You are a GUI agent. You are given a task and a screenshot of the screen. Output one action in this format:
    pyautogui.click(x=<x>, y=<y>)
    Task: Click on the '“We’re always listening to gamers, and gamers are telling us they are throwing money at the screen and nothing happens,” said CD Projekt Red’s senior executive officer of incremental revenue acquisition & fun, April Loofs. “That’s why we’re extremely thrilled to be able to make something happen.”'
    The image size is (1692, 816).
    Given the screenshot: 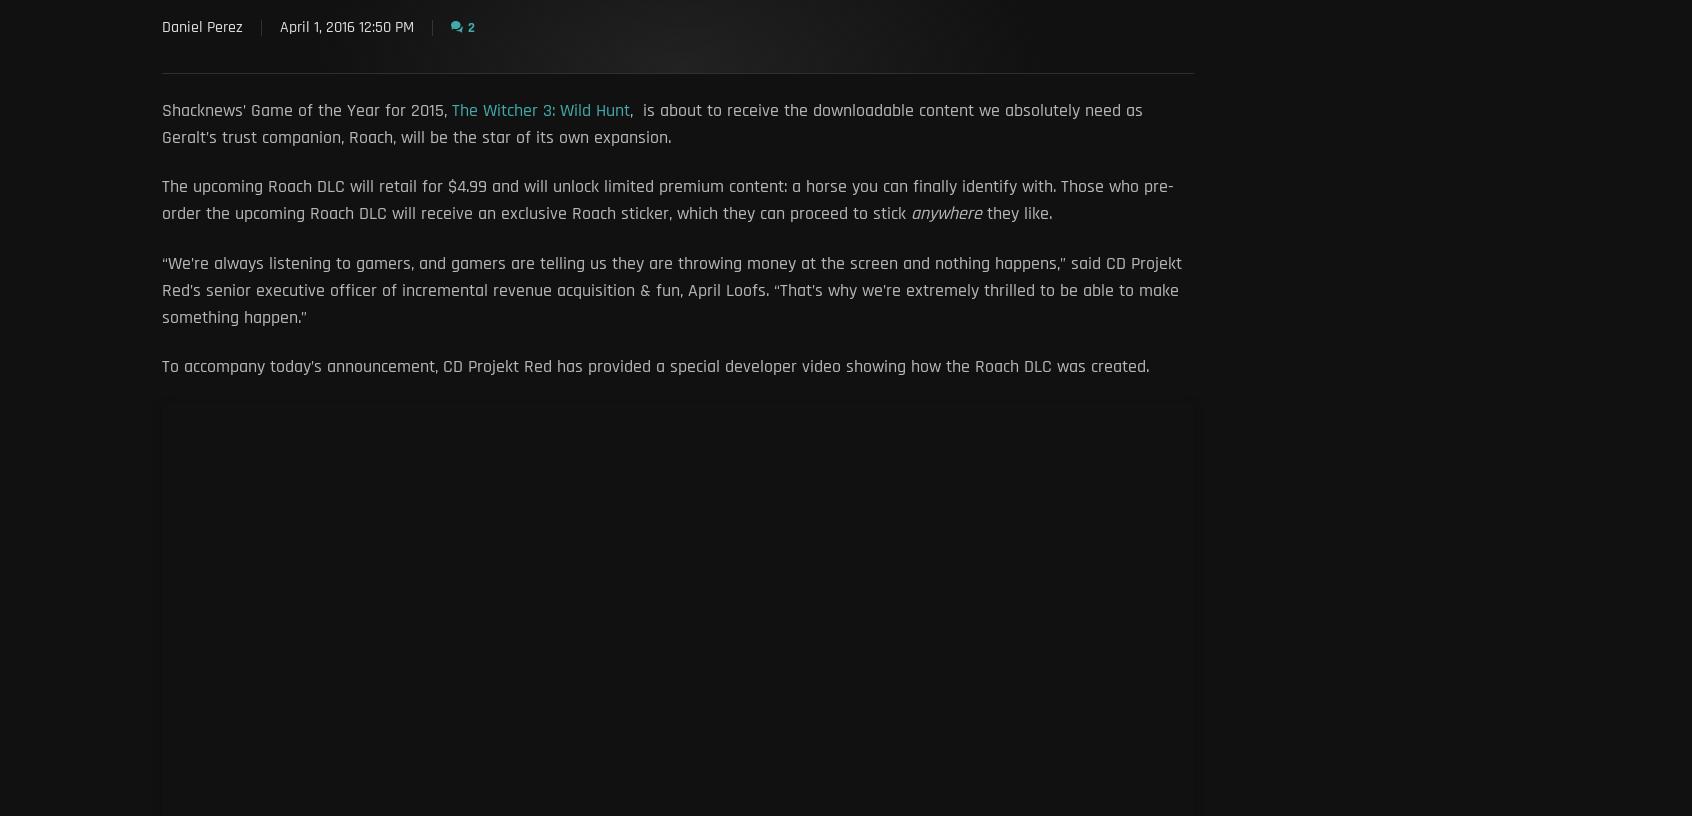 What is the action you would take?
    pyautogui.click(x=672, y=288)
    